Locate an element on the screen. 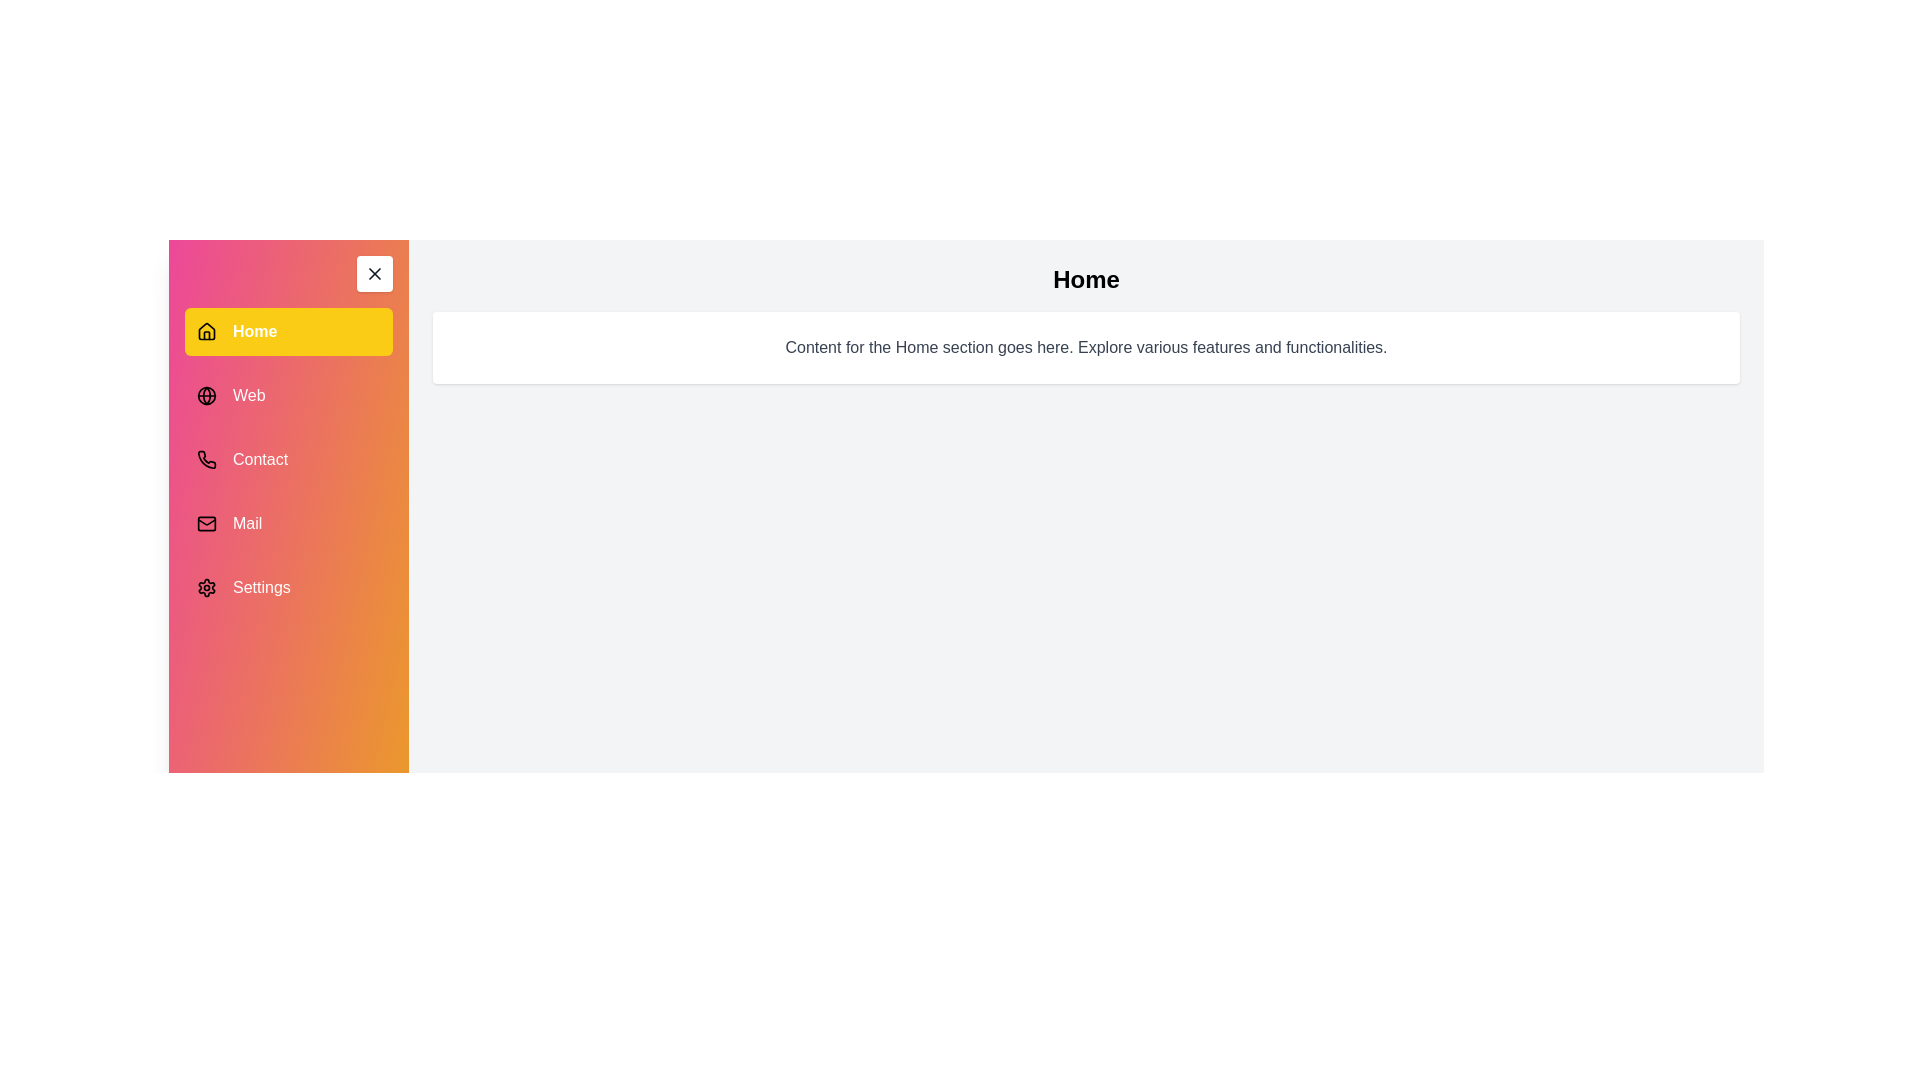  the menu item Web to view its associated content is located at coordinates (287, 396).